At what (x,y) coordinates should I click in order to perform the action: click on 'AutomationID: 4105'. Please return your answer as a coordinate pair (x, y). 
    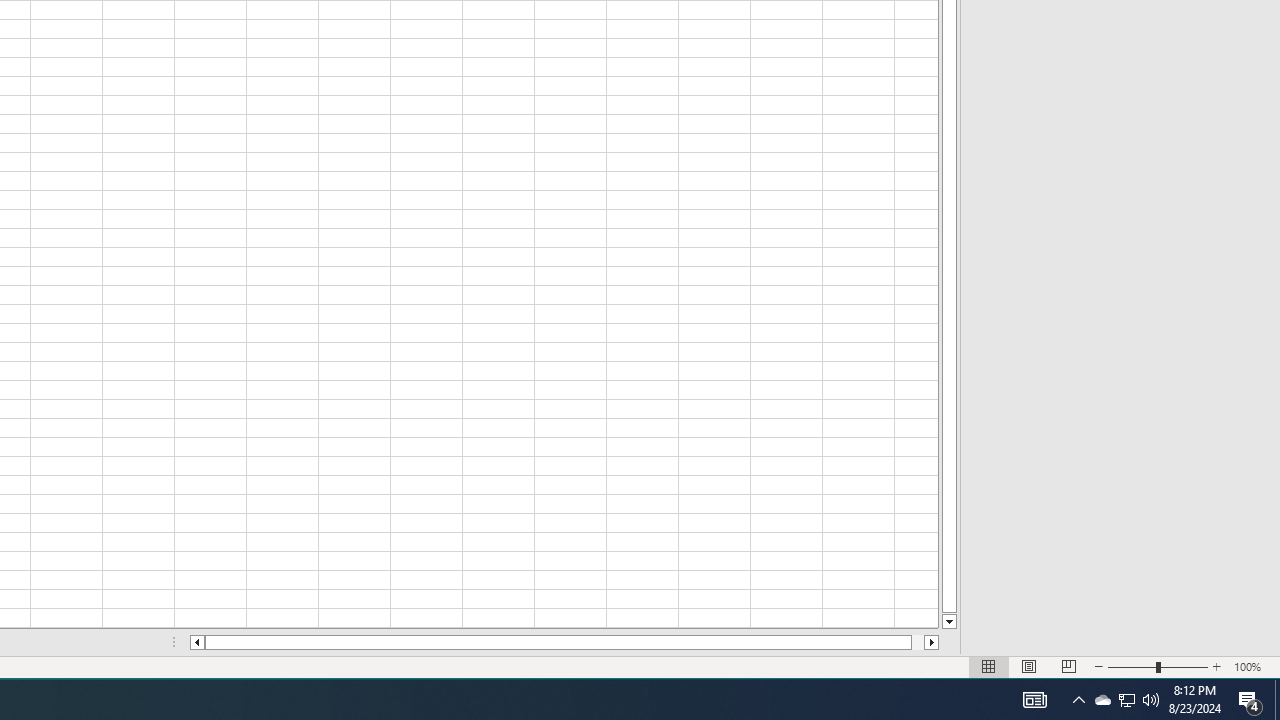
    Looking at the image, I should click on (1034, 698).